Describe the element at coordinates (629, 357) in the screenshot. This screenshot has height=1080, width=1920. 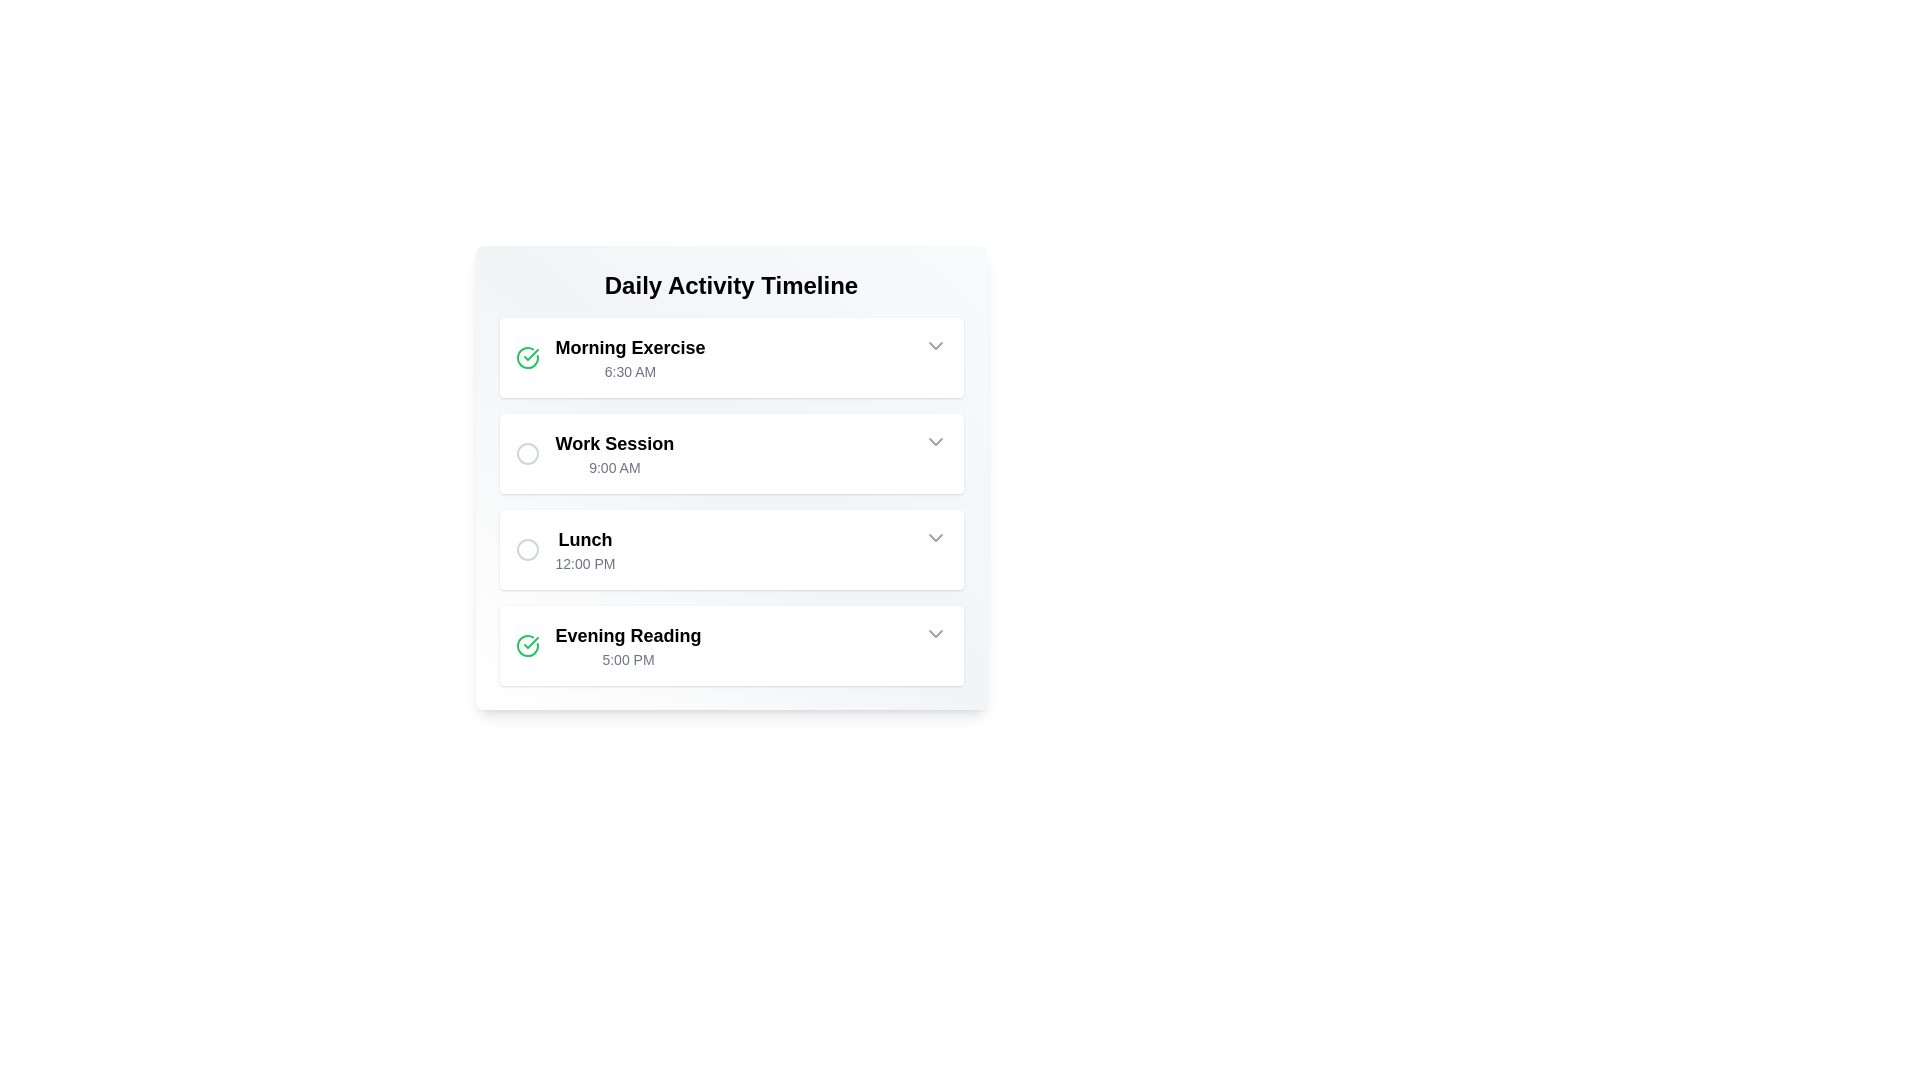
I see `the 'Morning Exercise' text block, which is styled in bold and located within the 'Daily Activity Timeline' list` at that location.